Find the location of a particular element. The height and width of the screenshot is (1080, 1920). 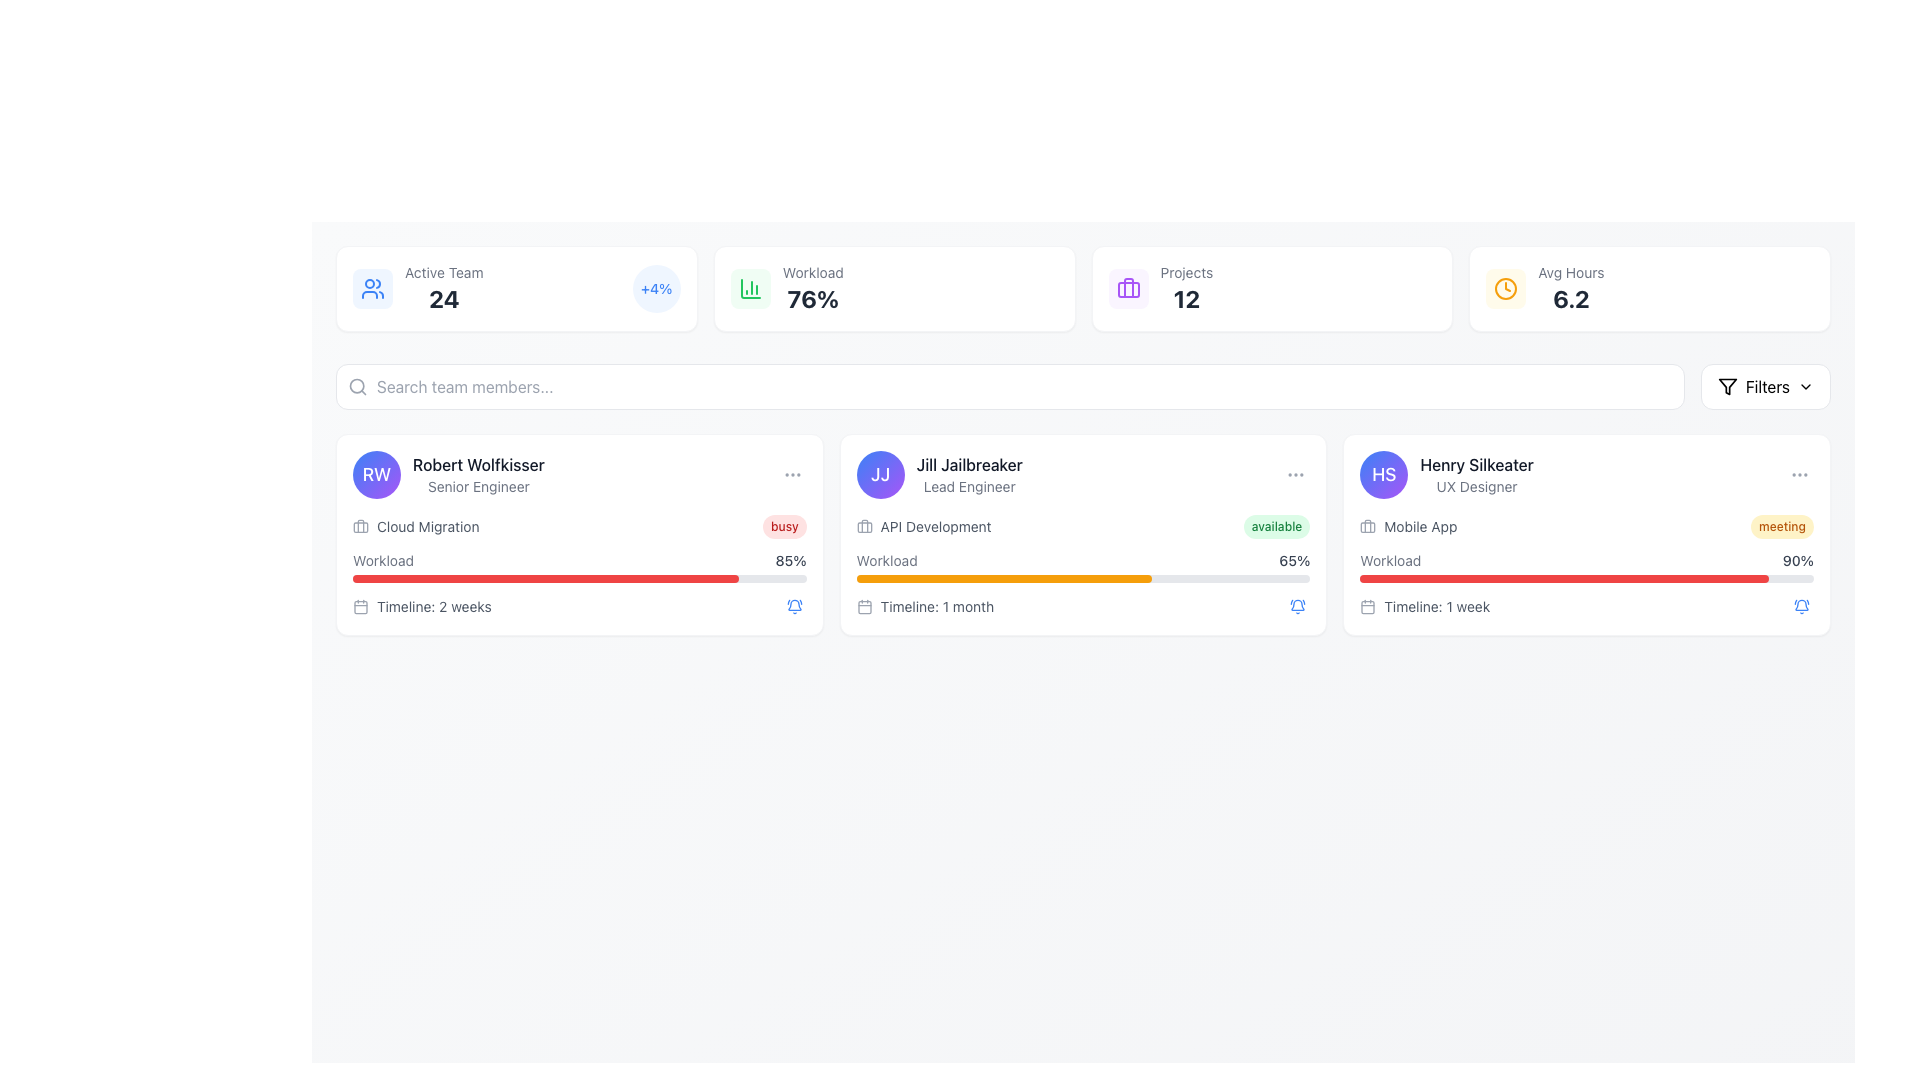

the Decorative SVG element, which is a rectangular shape with slightly rounded corners, serving as part of an icon set located in the header section of the UI is located at coordinates (864, 526).